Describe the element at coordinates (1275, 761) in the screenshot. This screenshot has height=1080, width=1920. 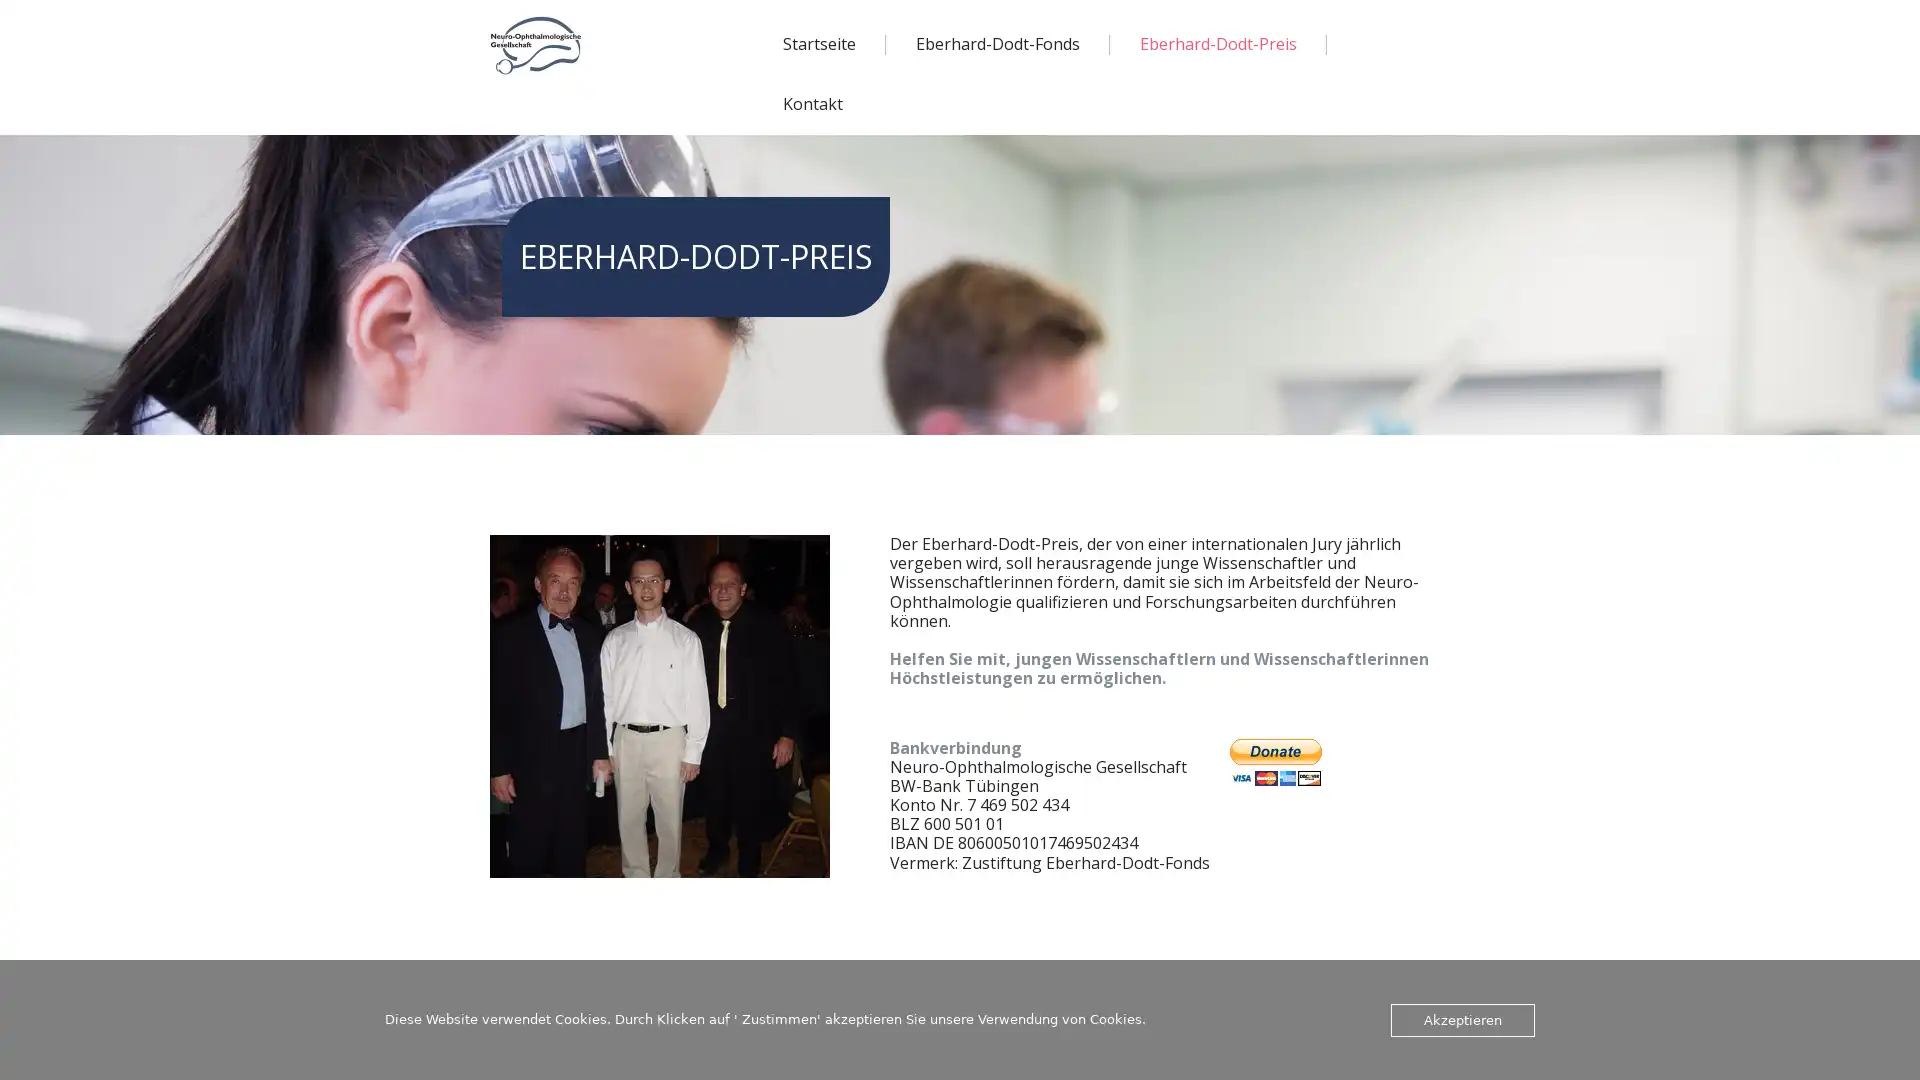
I see `Donate with PayPal button` at that location.